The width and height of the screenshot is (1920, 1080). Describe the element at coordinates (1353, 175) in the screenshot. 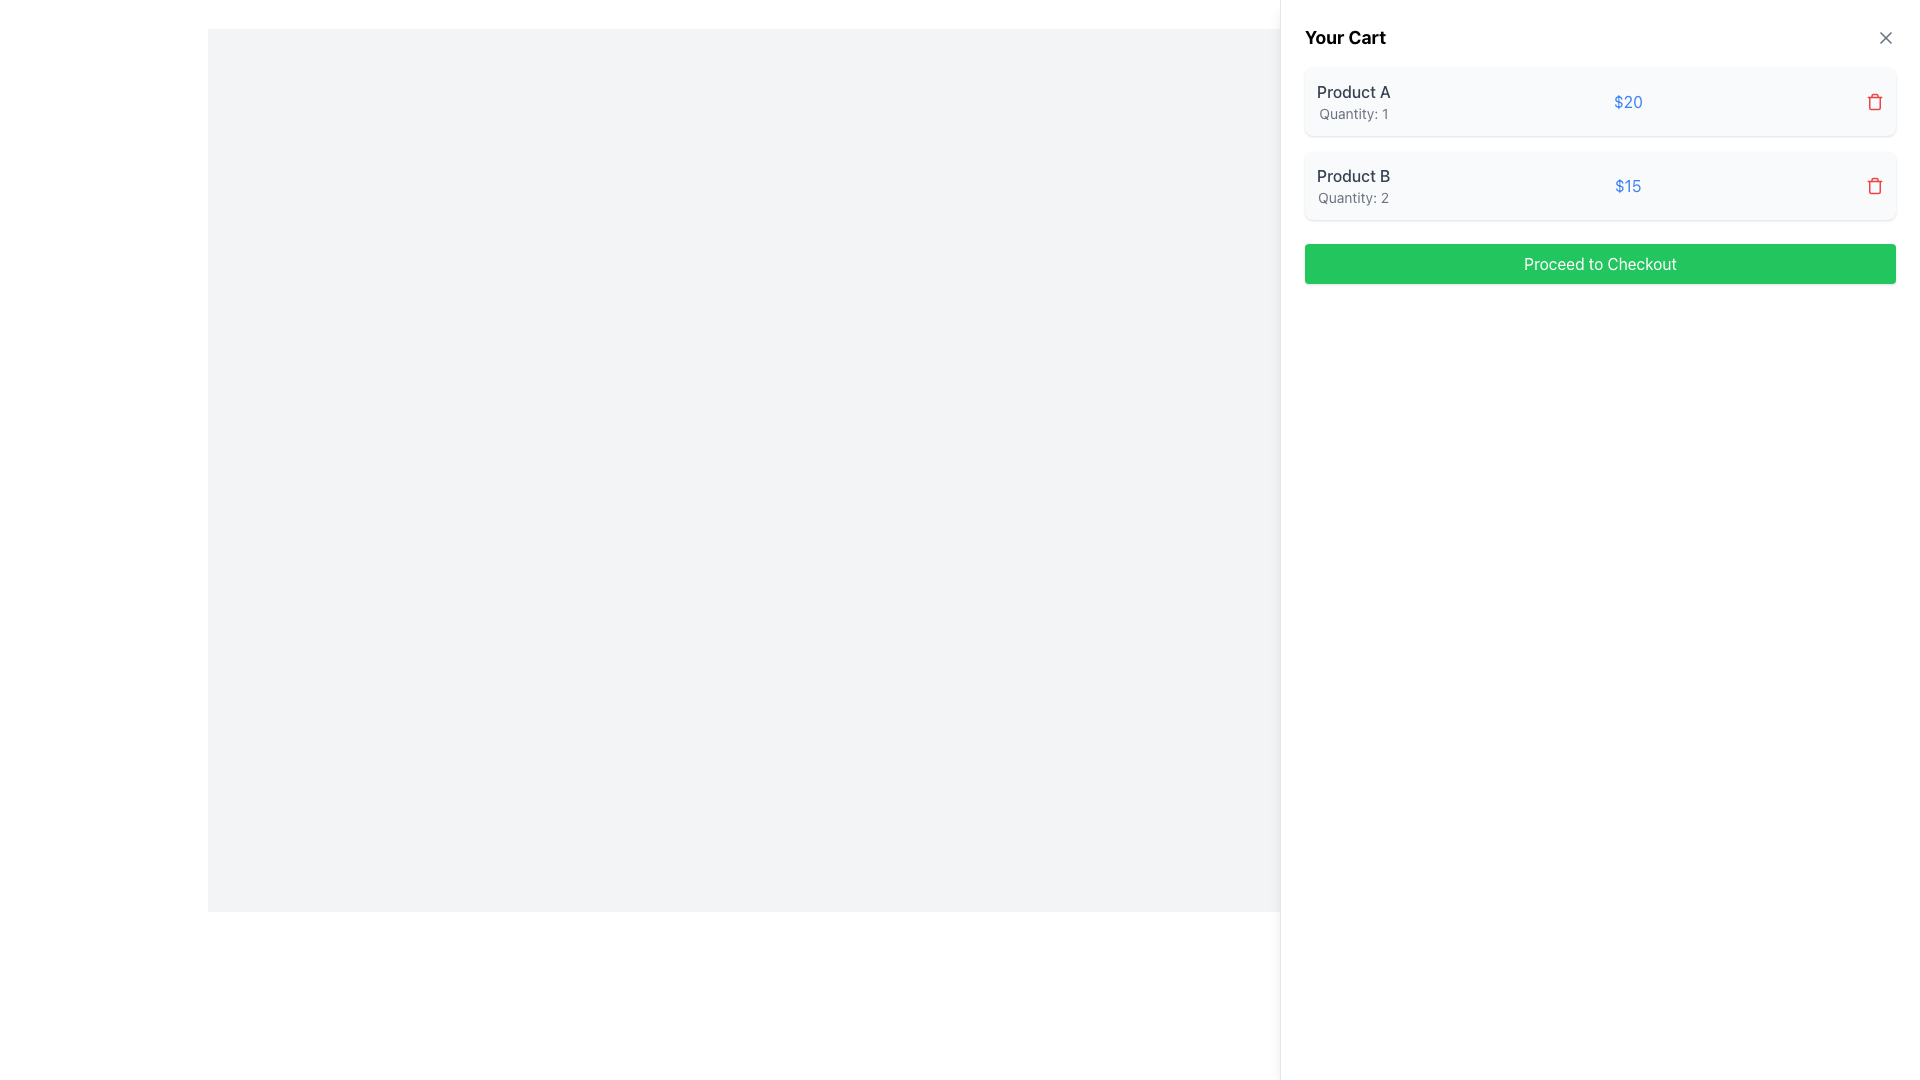

I see `the text label that identifies the name of the second product in the shopping cart, located to the left of the price '$15' and above the quantity details 'Quantity: 2'` at that location.